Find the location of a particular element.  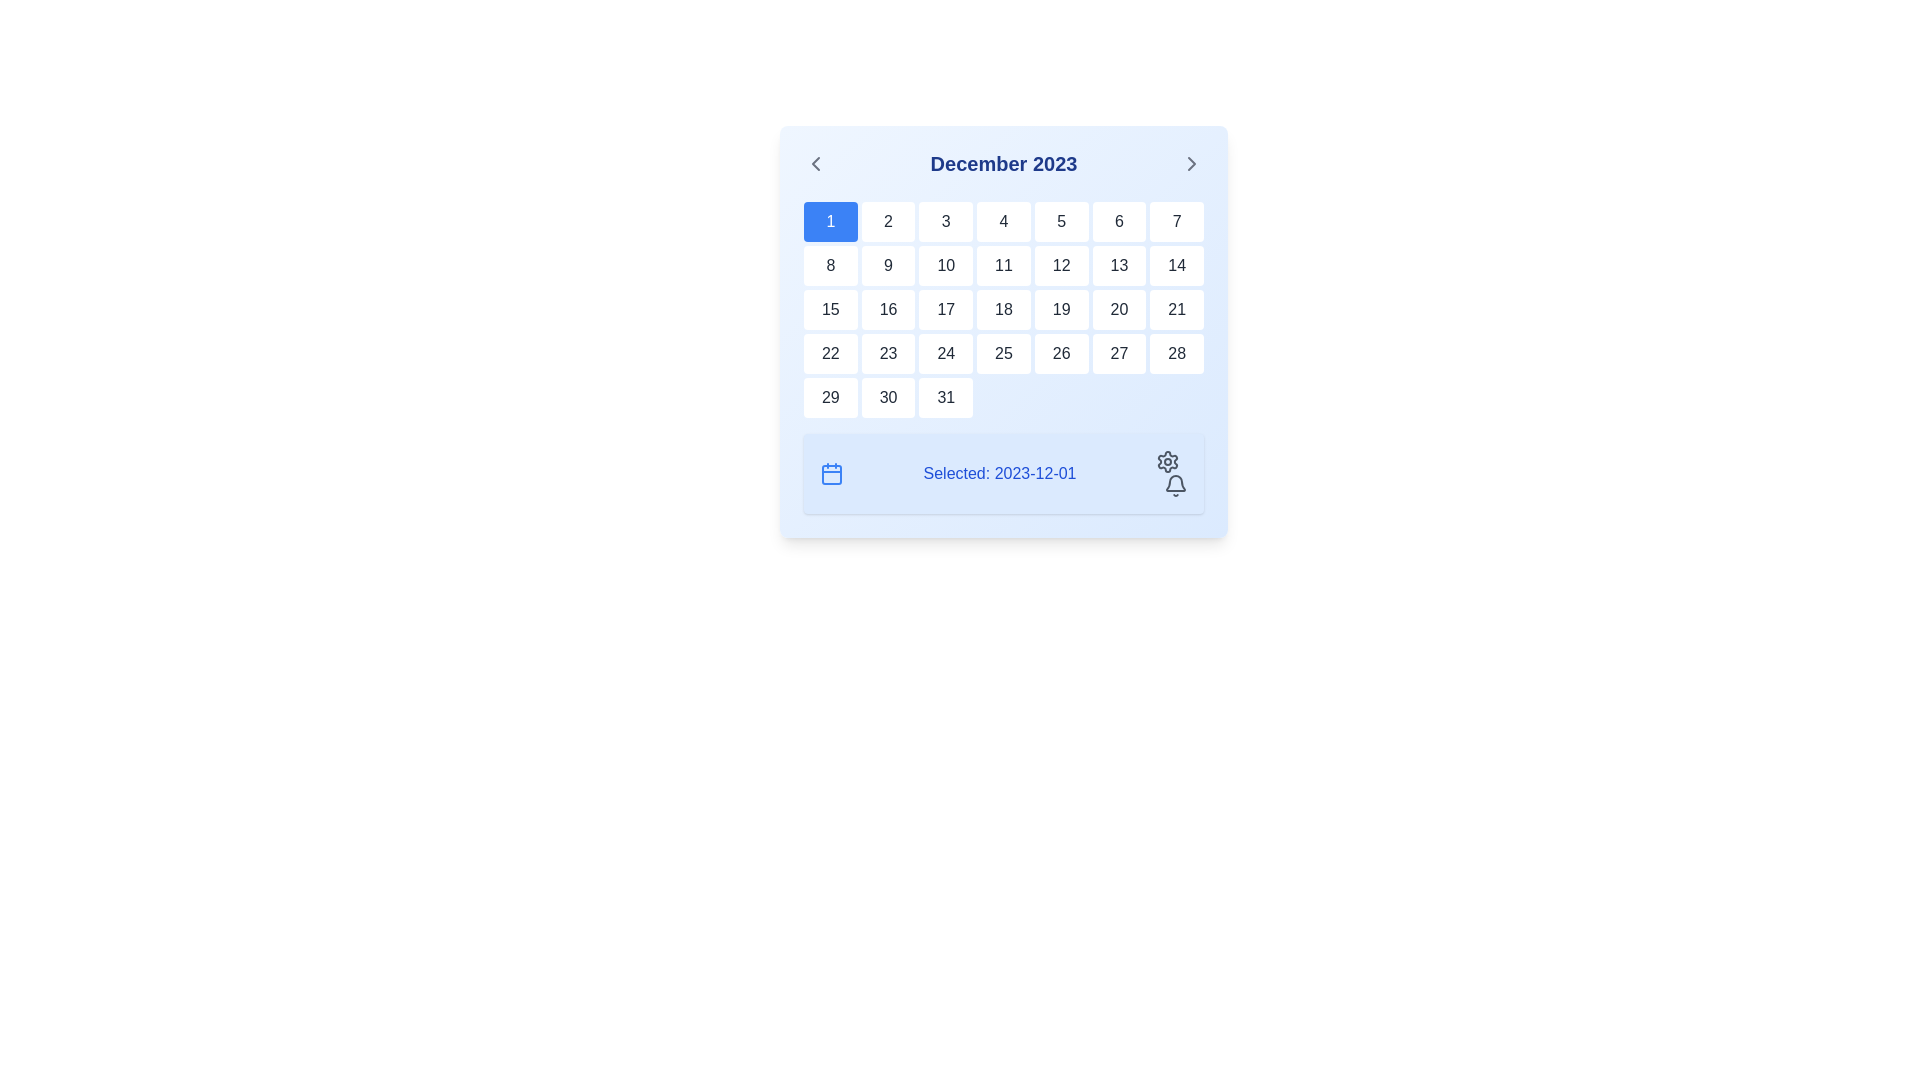

the button that represents the 28th day of the month in the calendar interface is located at coordinates (1177, 353).